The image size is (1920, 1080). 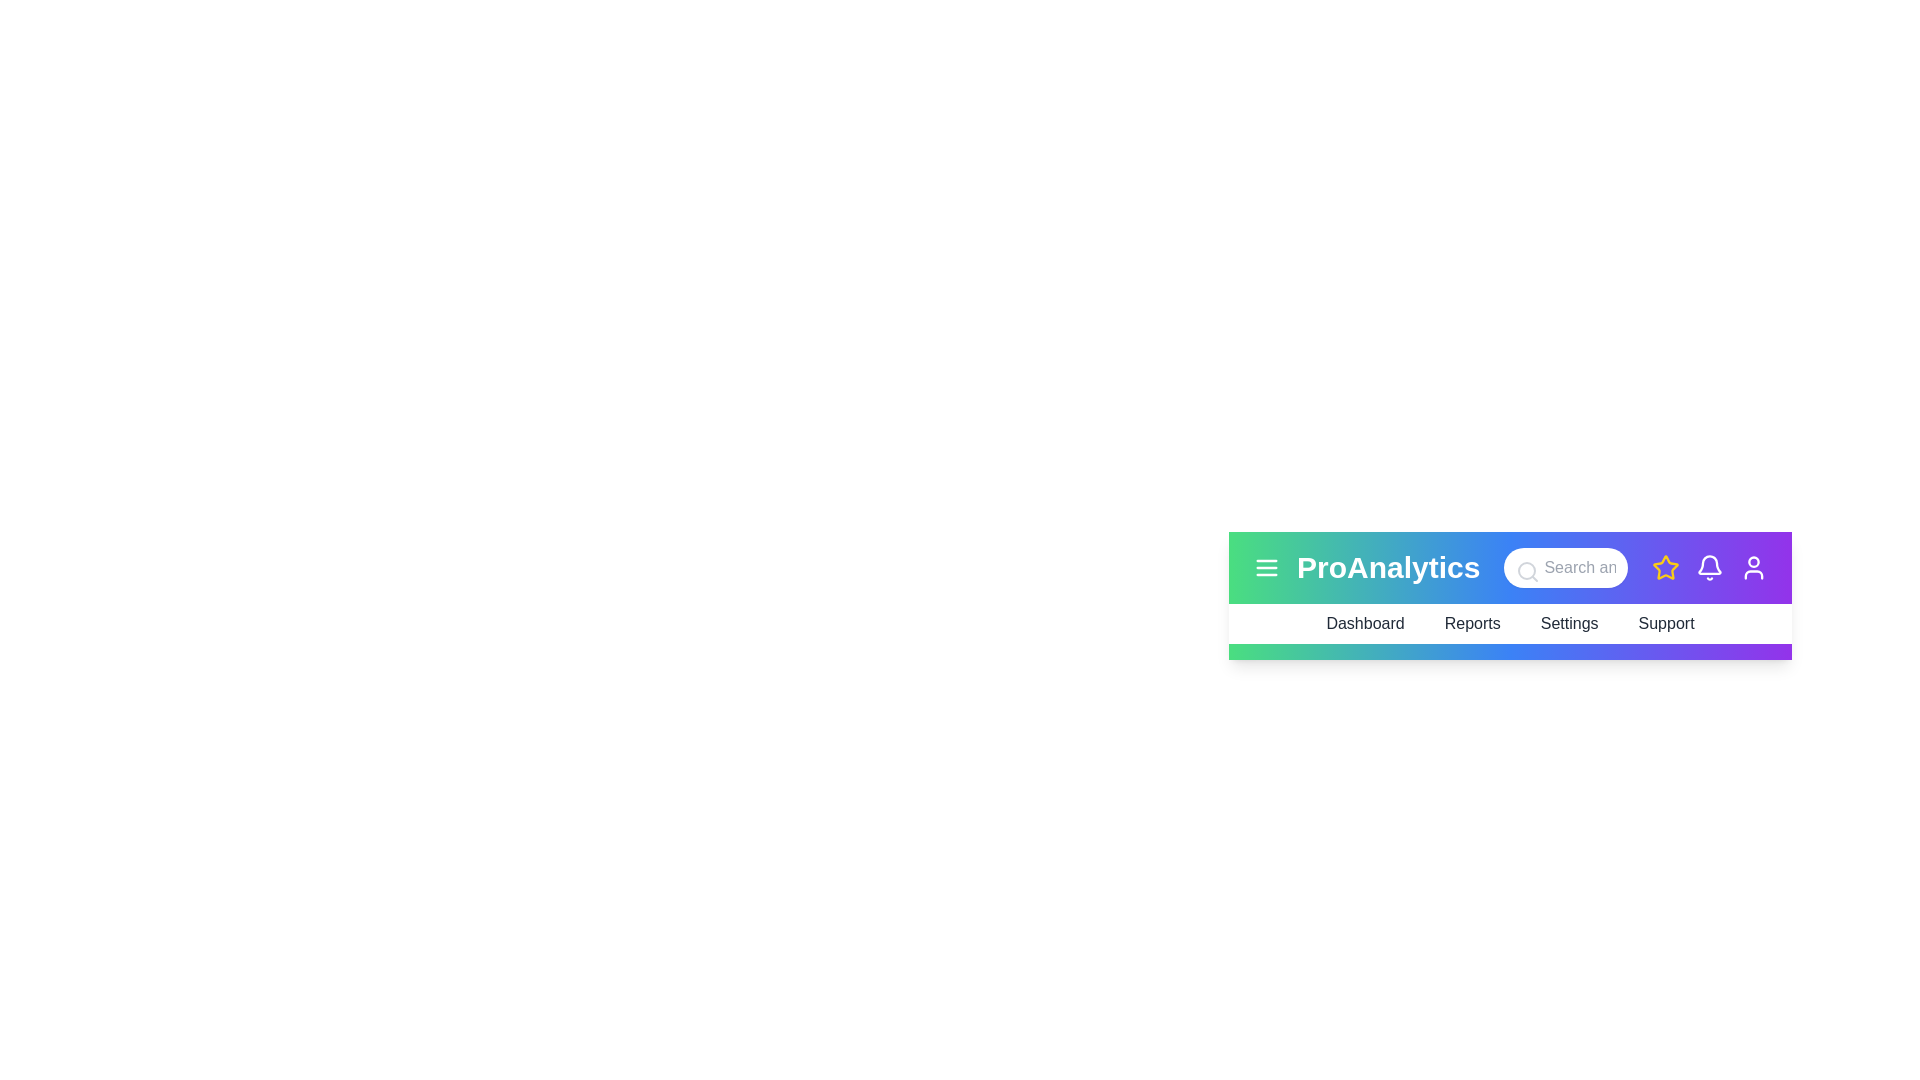 I want to click on the menu item Support to trigger additional feedback, so click(x=1666, y=623).